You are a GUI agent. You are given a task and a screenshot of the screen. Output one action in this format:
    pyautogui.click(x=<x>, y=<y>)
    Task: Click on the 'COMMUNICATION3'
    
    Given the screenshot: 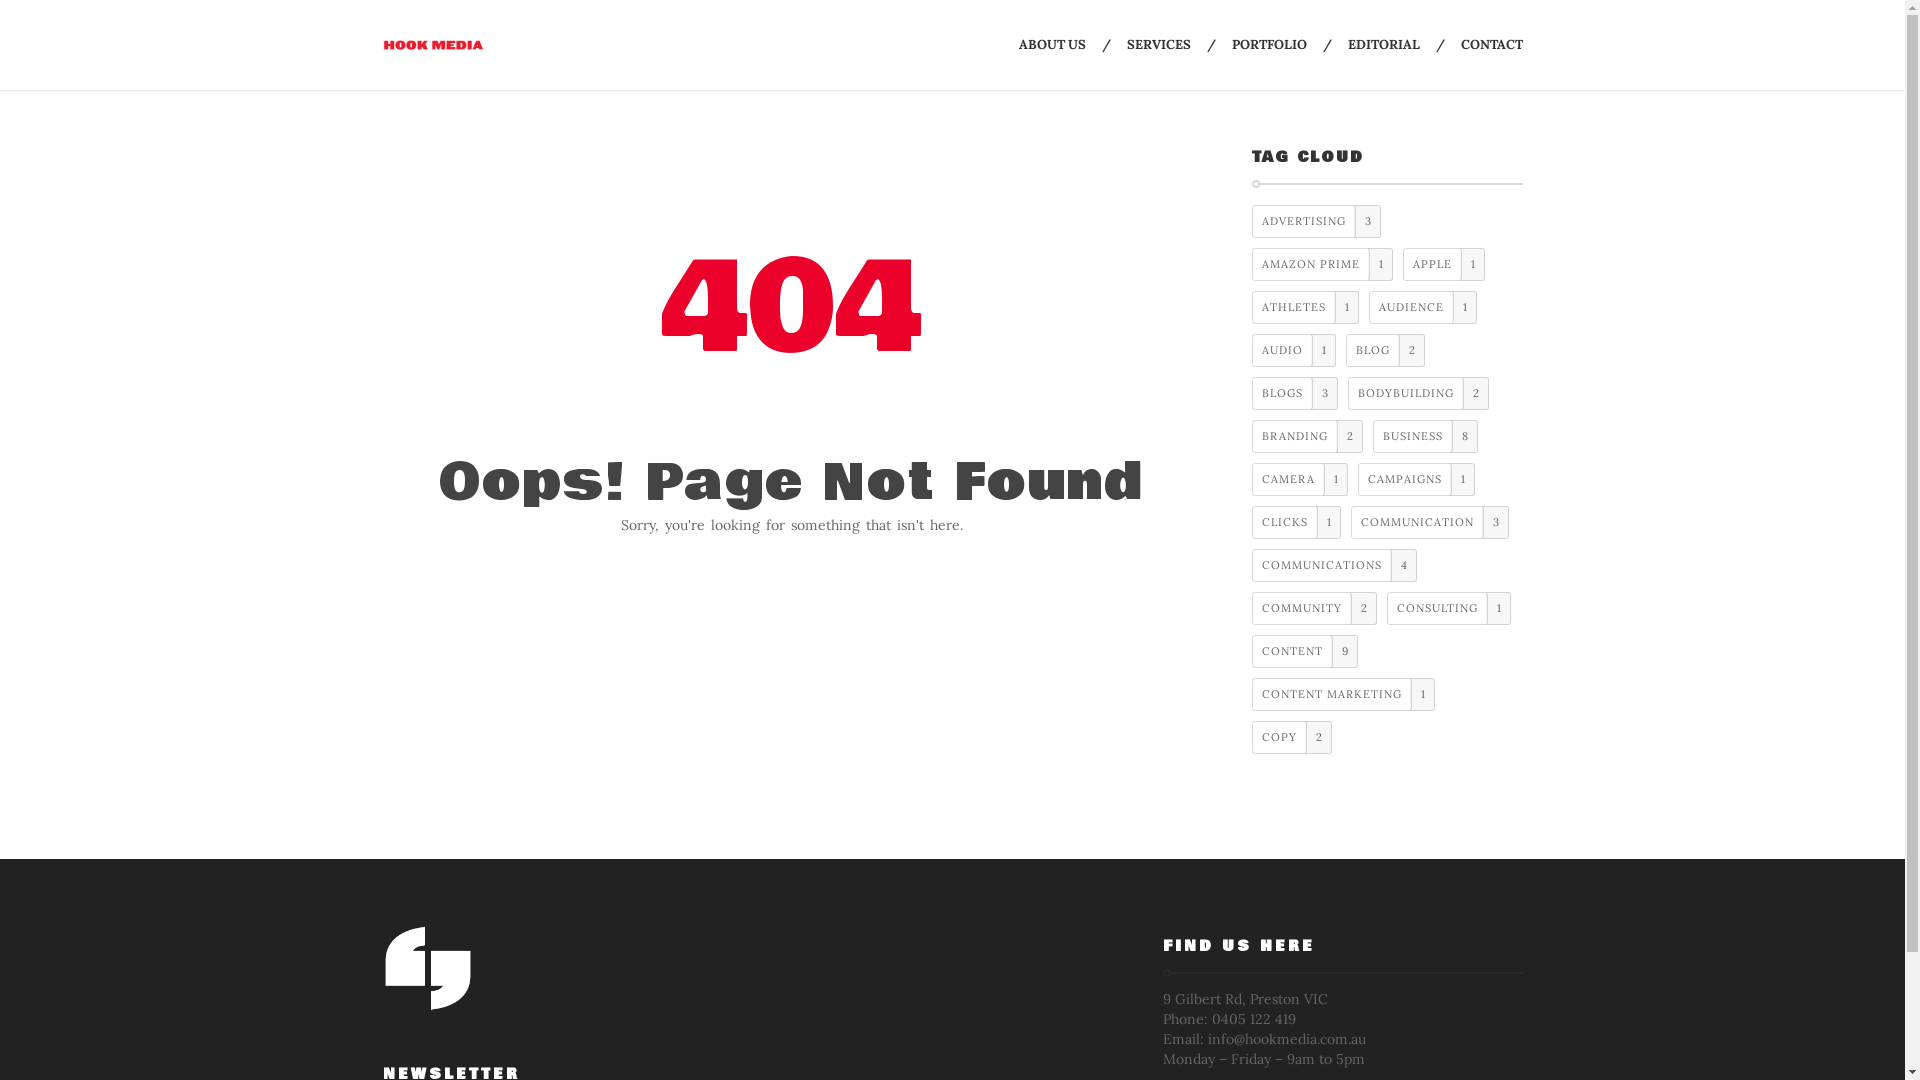 What is the action you would take?
    pyautogui.click(x=1429, y=521)
    